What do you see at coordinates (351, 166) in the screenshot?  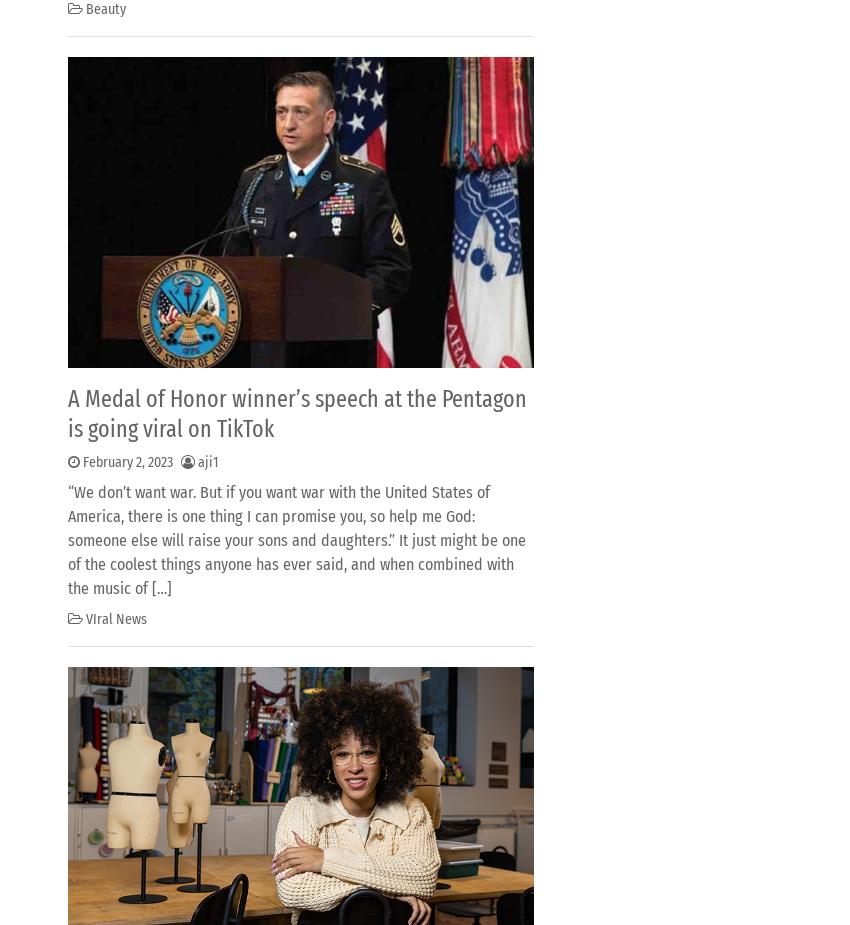 I see `':'` at bounding box center [351, 166].